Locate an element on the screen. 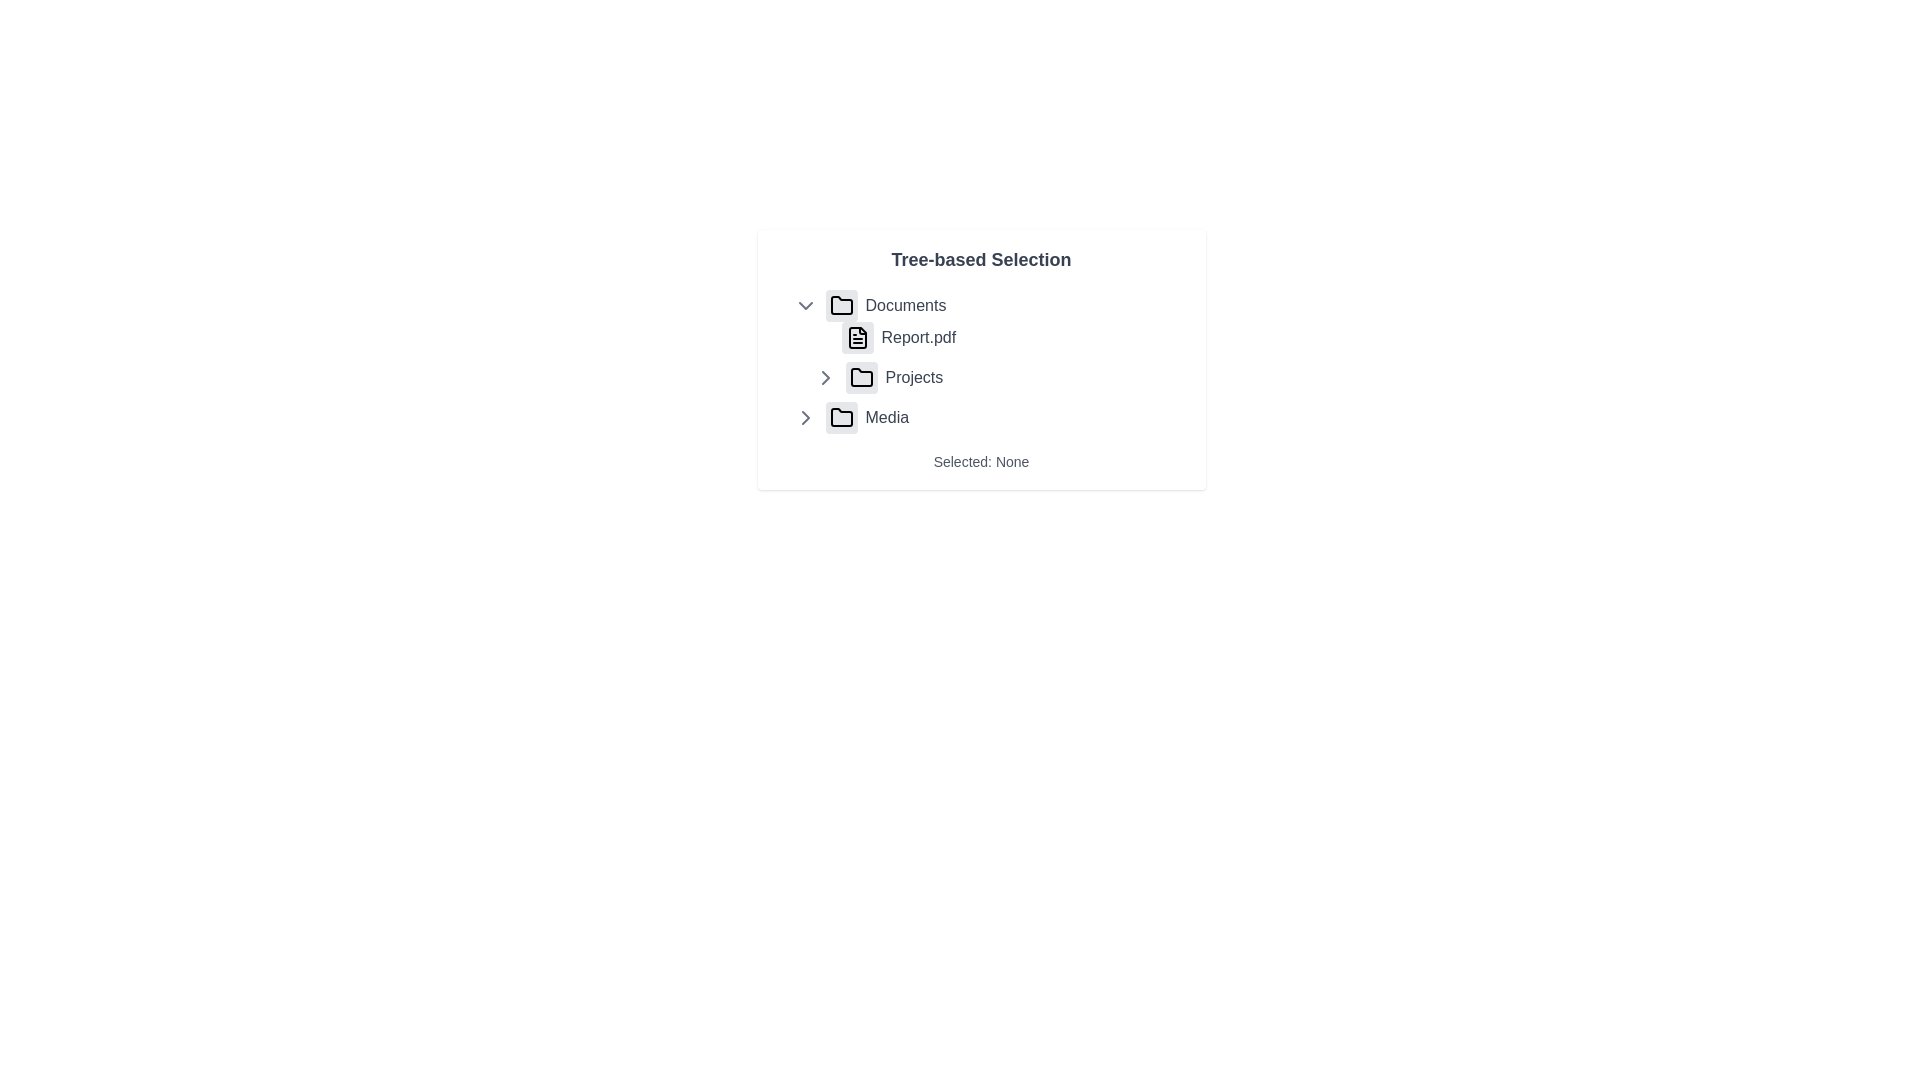  the Dropdown toggle icon is located at coordinates (805, 305).